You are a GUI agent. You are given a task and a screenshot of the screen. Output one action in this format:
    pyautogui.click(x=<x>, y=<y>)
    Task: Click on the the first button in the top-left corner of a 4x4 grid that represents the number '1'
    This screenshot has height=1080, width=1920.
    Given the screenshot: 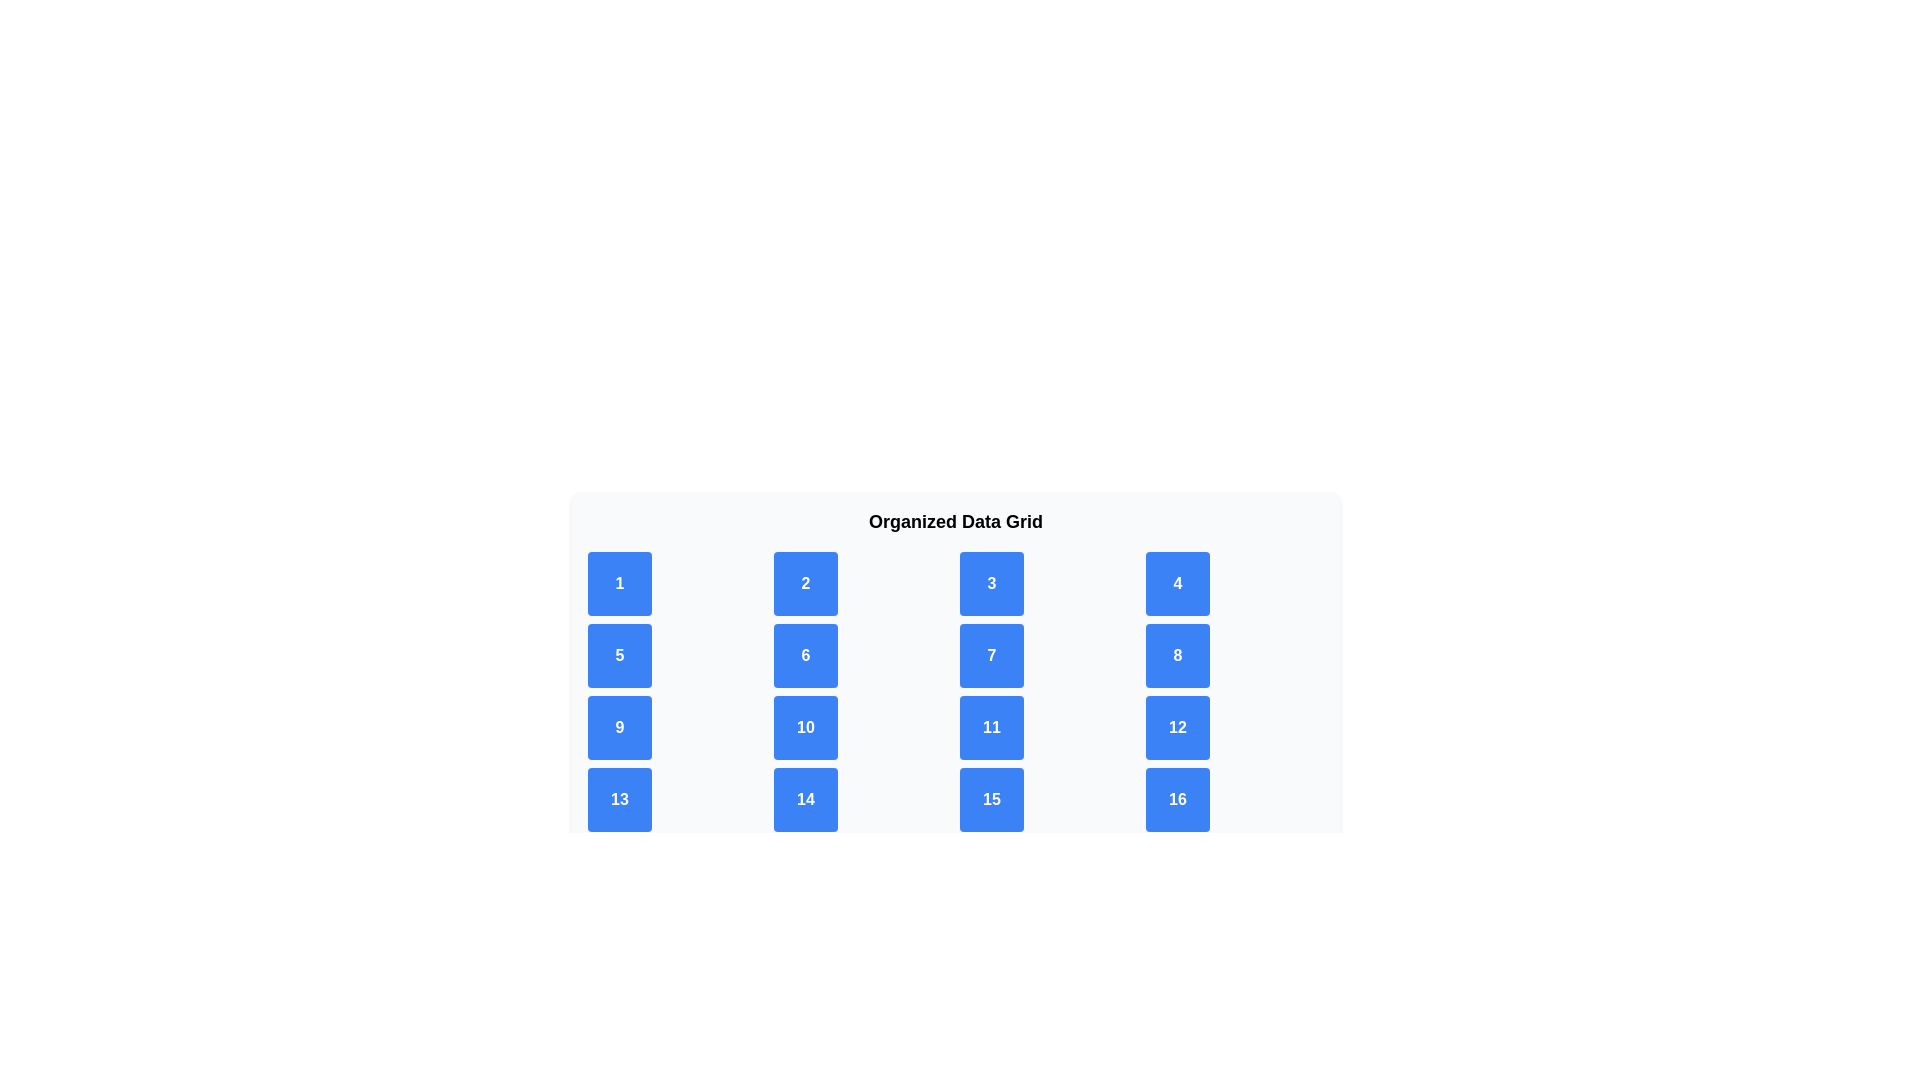 What is the action you would take?
    pyautogui.click(x=618, y=583)
    